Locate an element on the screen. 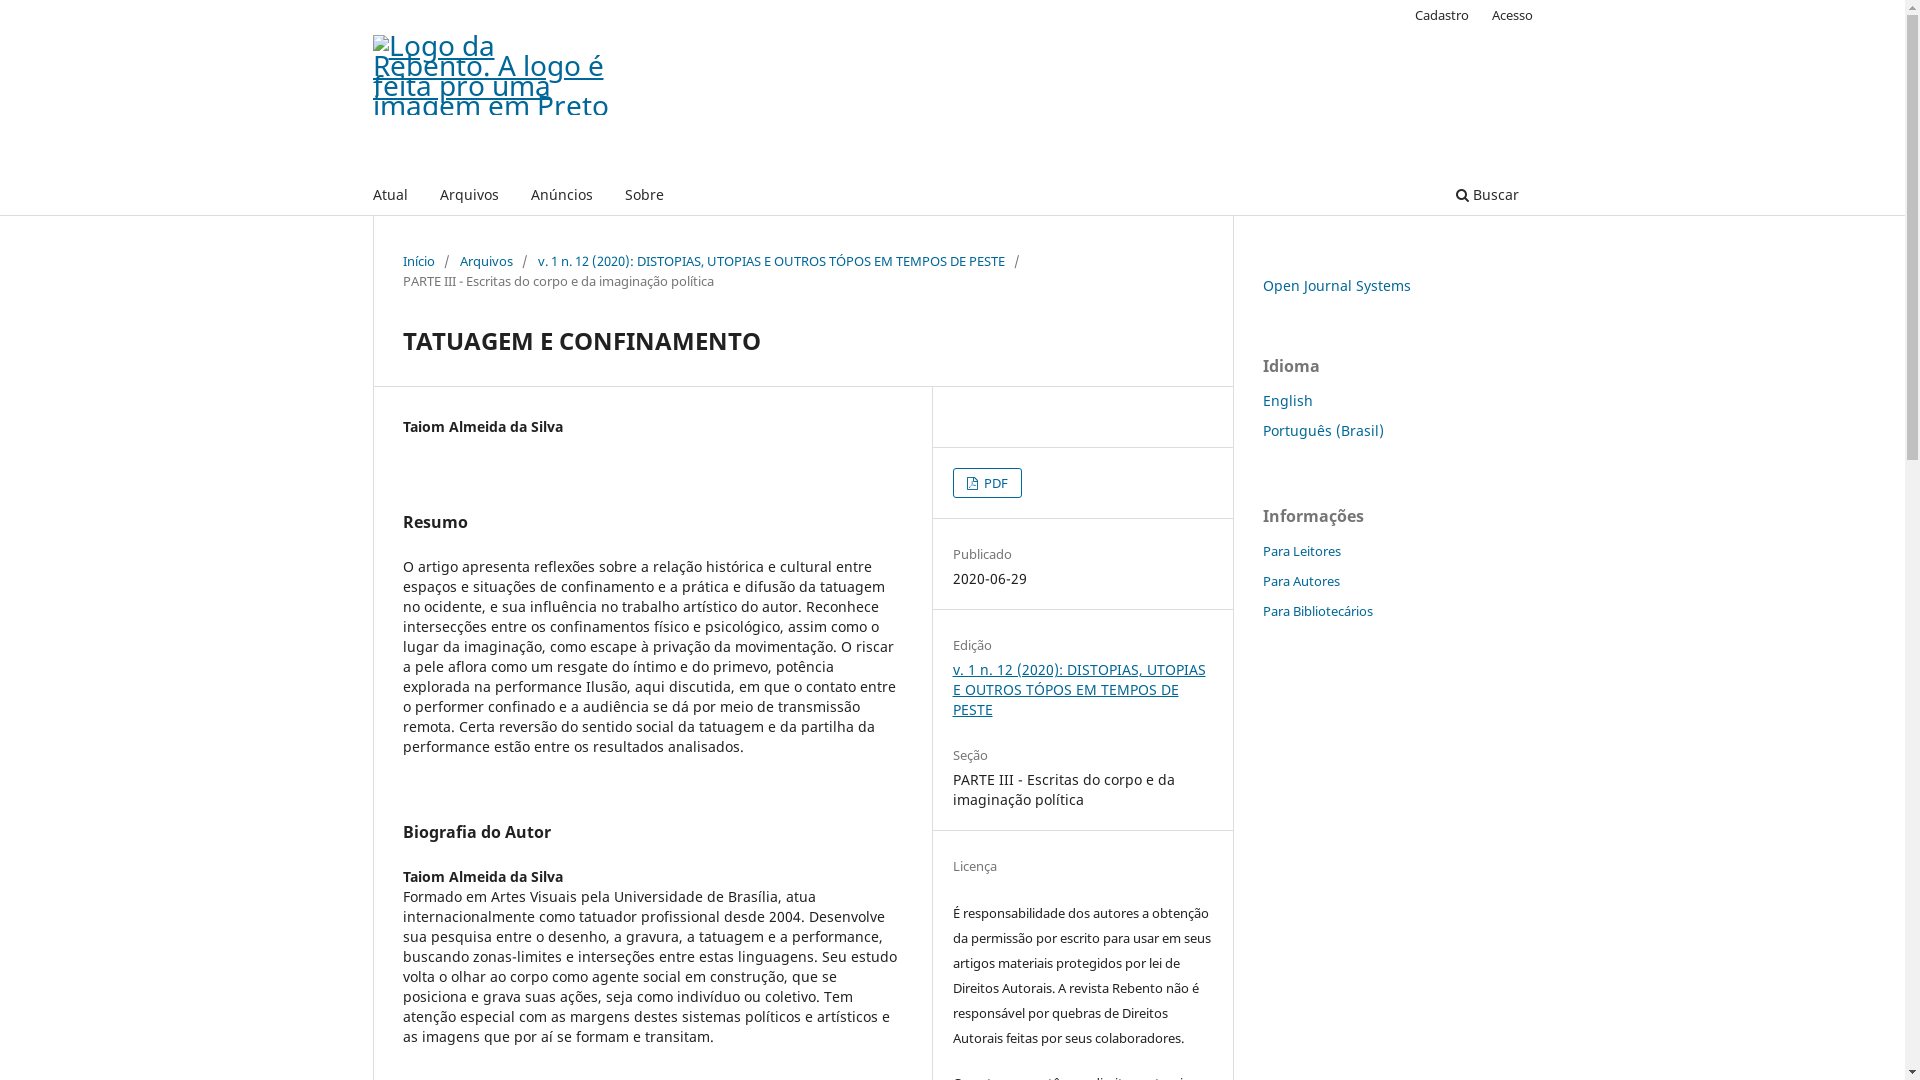  'Para Autores' is located at coordinates (1300, 581).